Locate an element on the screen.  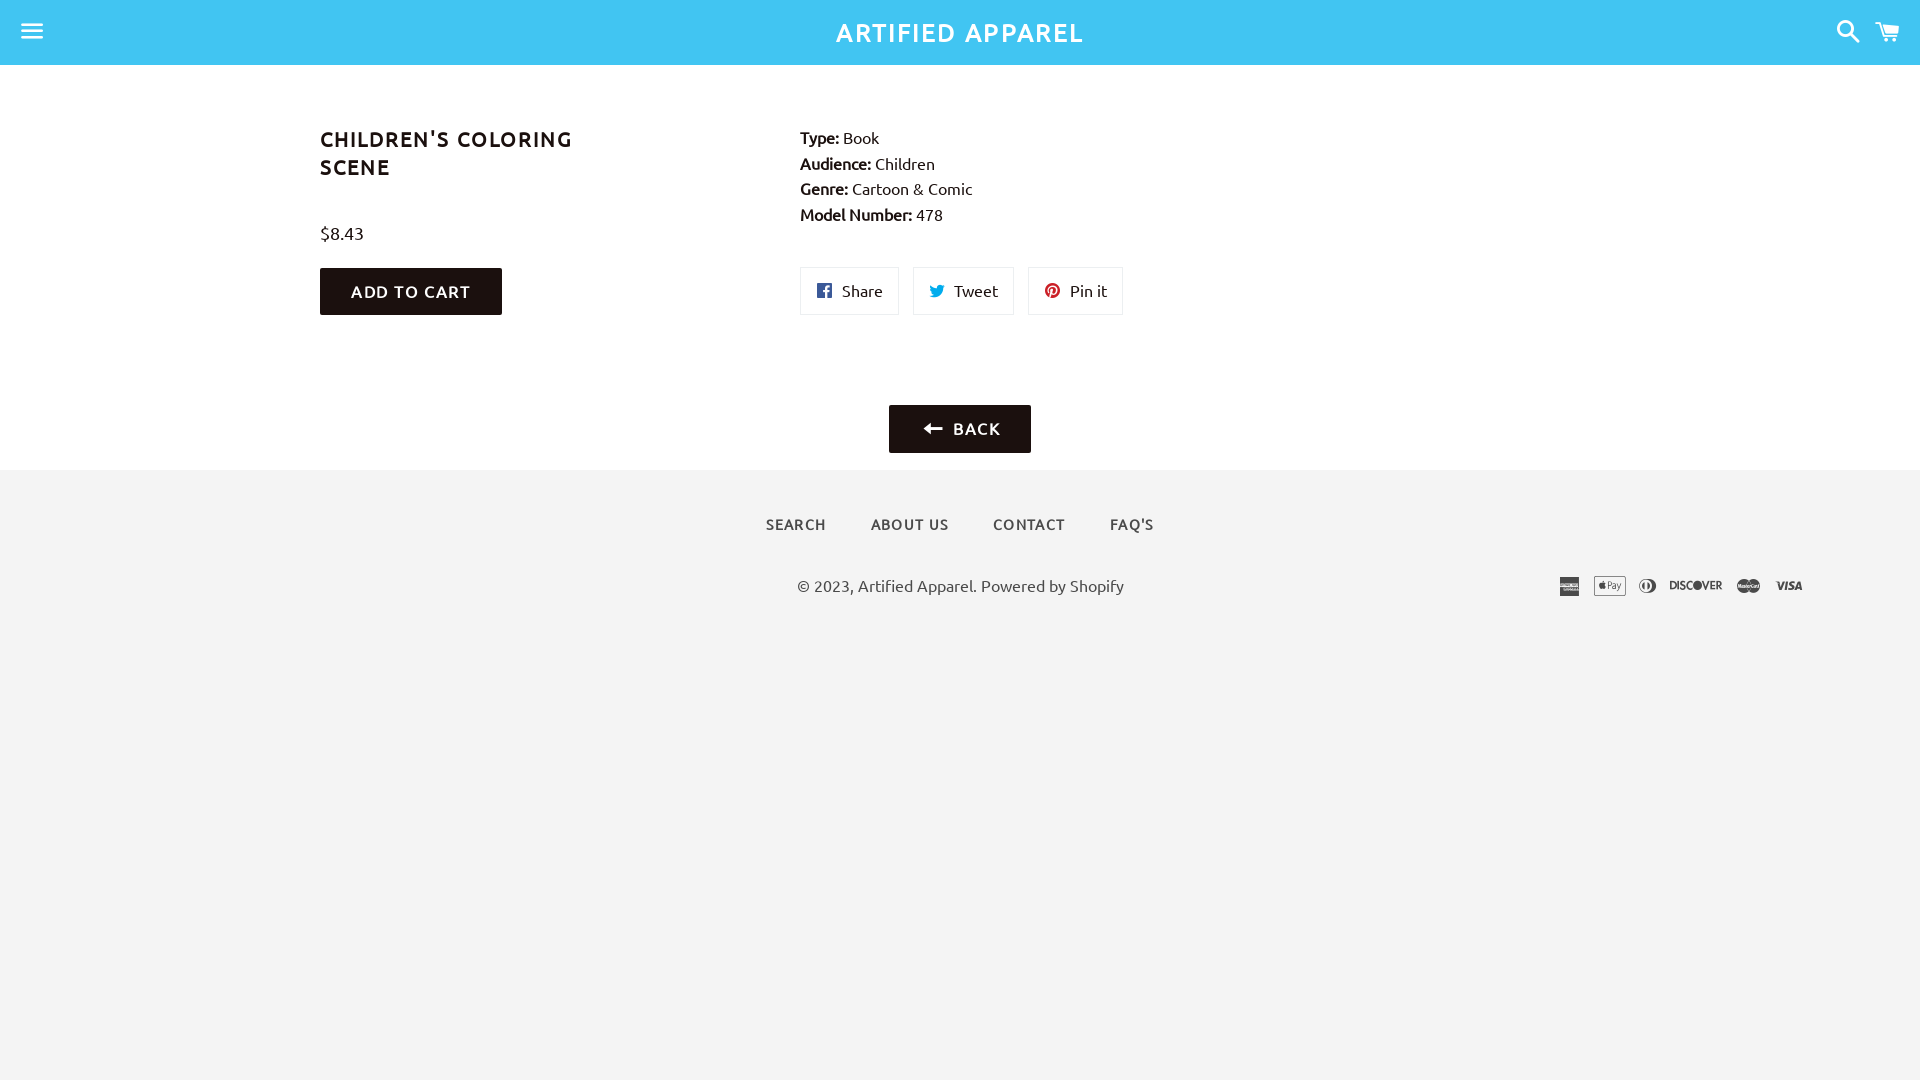
'Pin it is located at coordinates (1074, 290).